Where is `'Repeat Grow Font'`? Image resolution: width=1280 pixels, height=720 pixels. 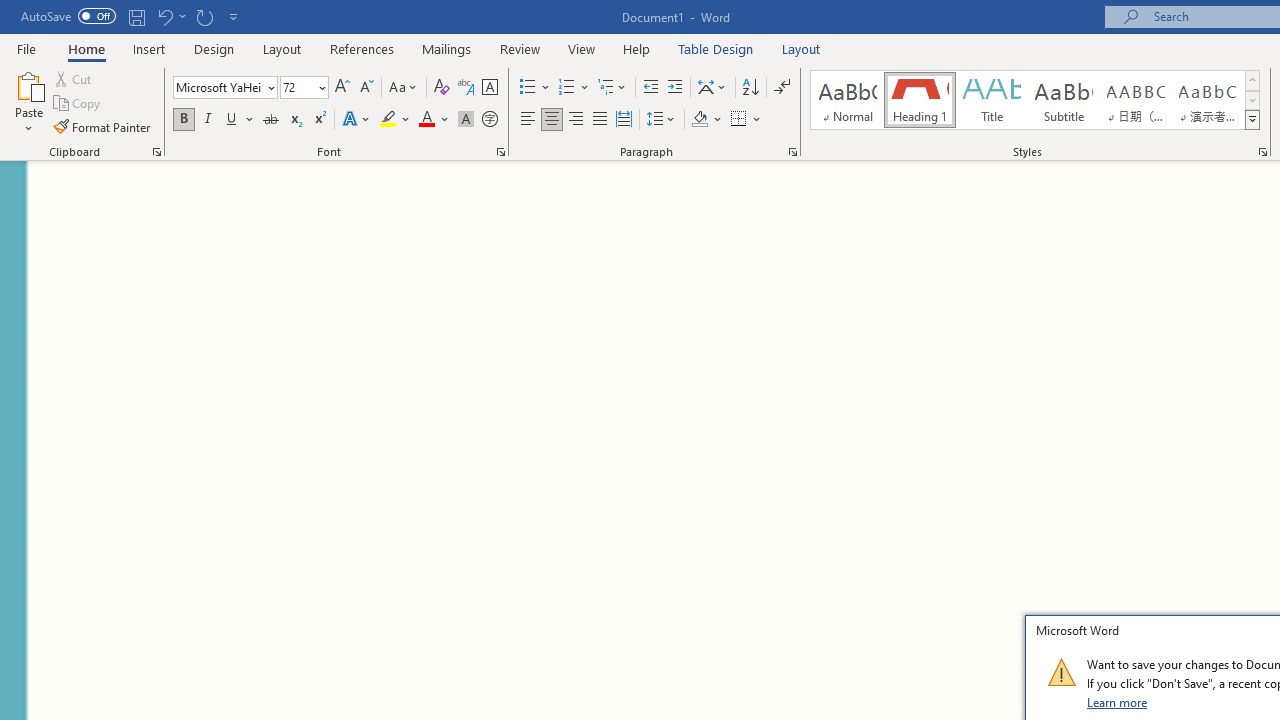 'Repeat Grow Font' is located at coordinates (204, 16).